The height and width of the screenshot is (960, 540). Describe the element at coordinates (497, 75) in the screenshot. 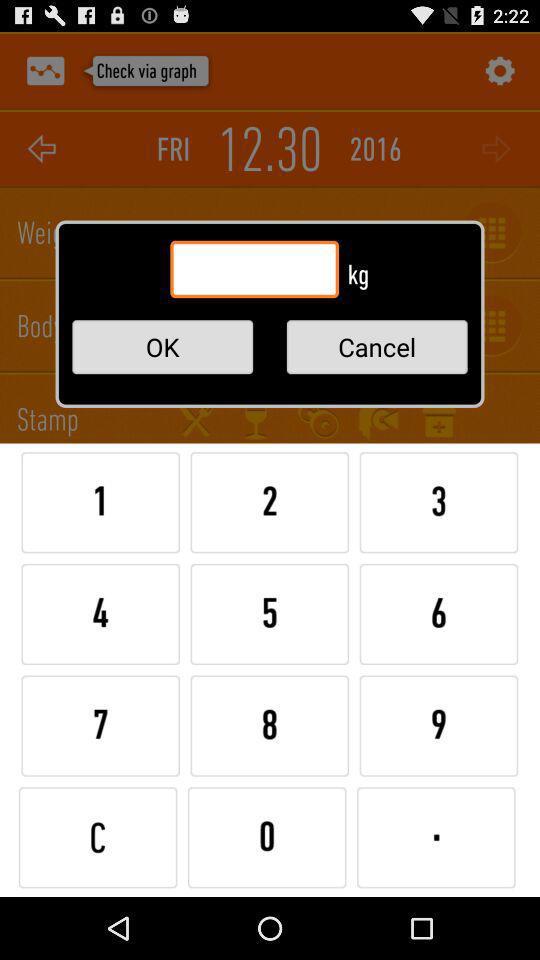

I see `the settings icon` at that location.